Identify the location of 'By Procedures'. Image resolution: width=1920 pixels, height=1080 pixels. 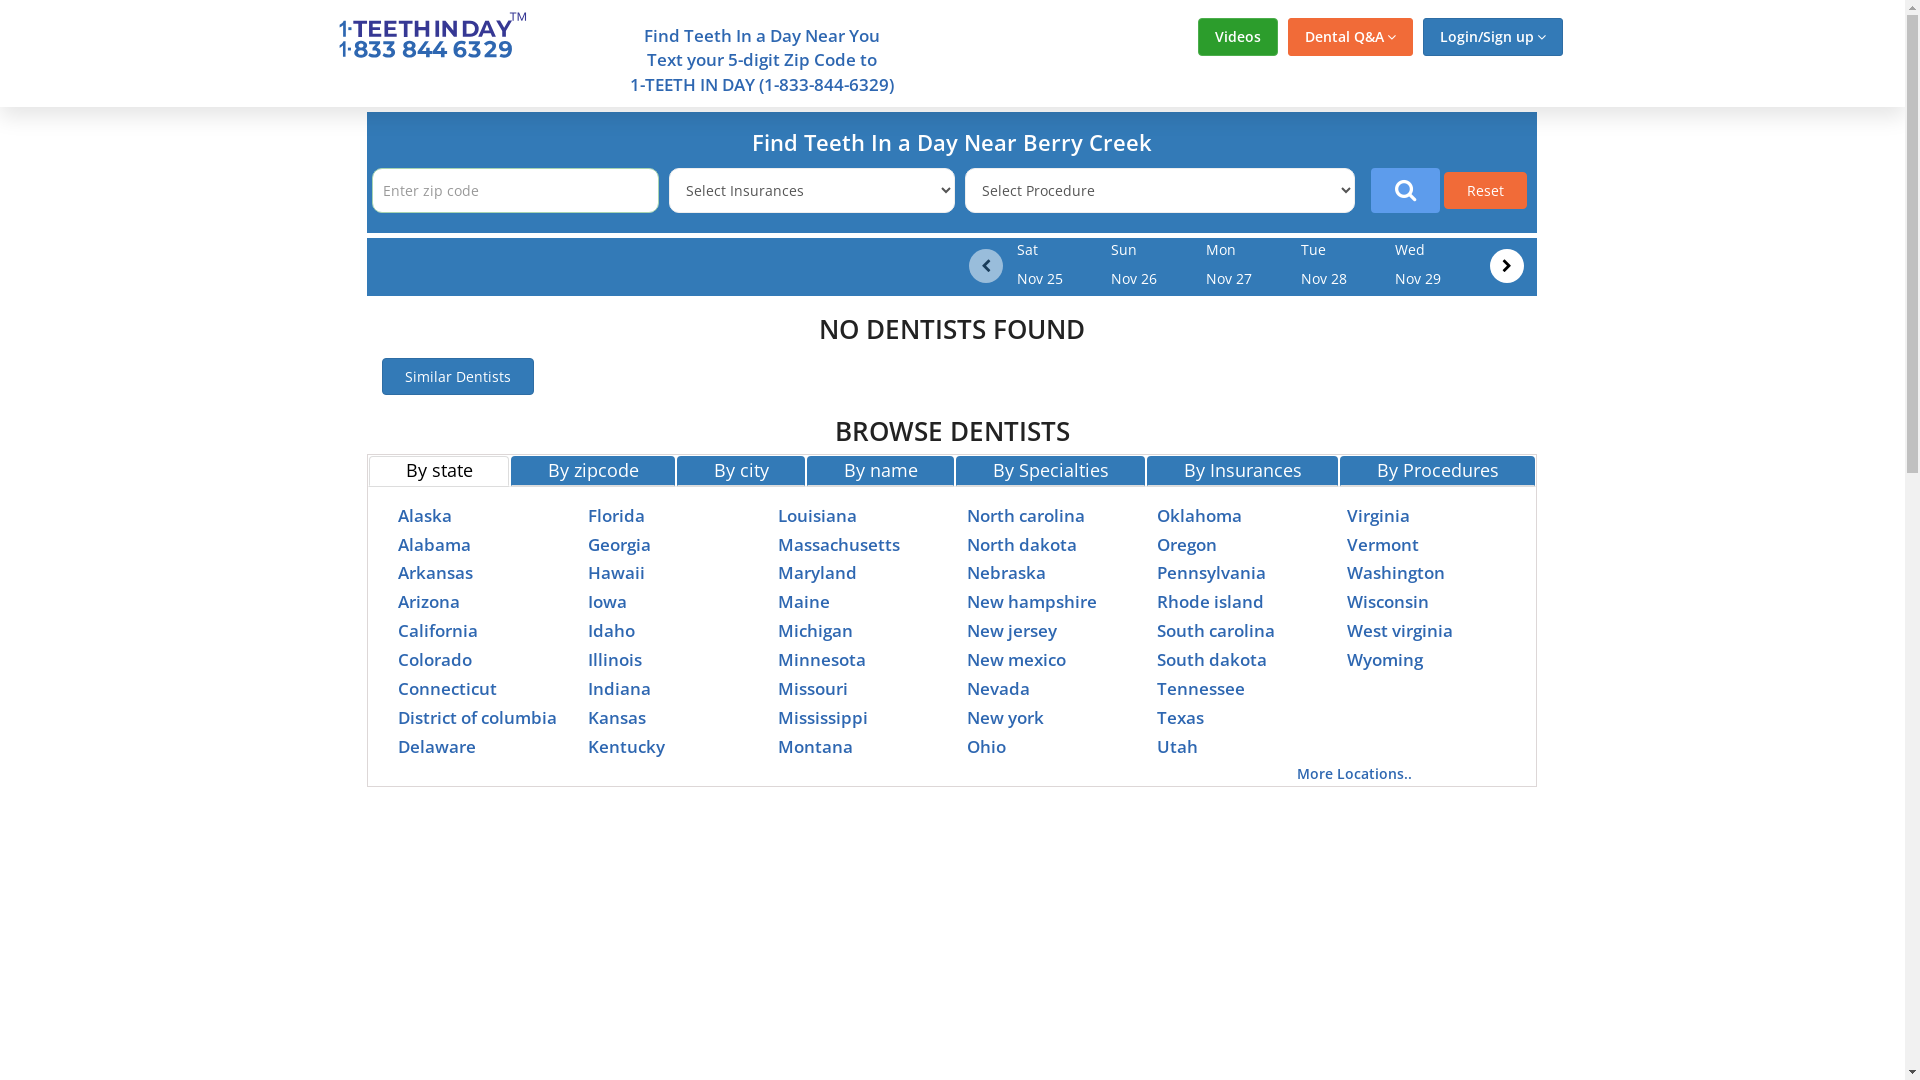
(1436, 470).